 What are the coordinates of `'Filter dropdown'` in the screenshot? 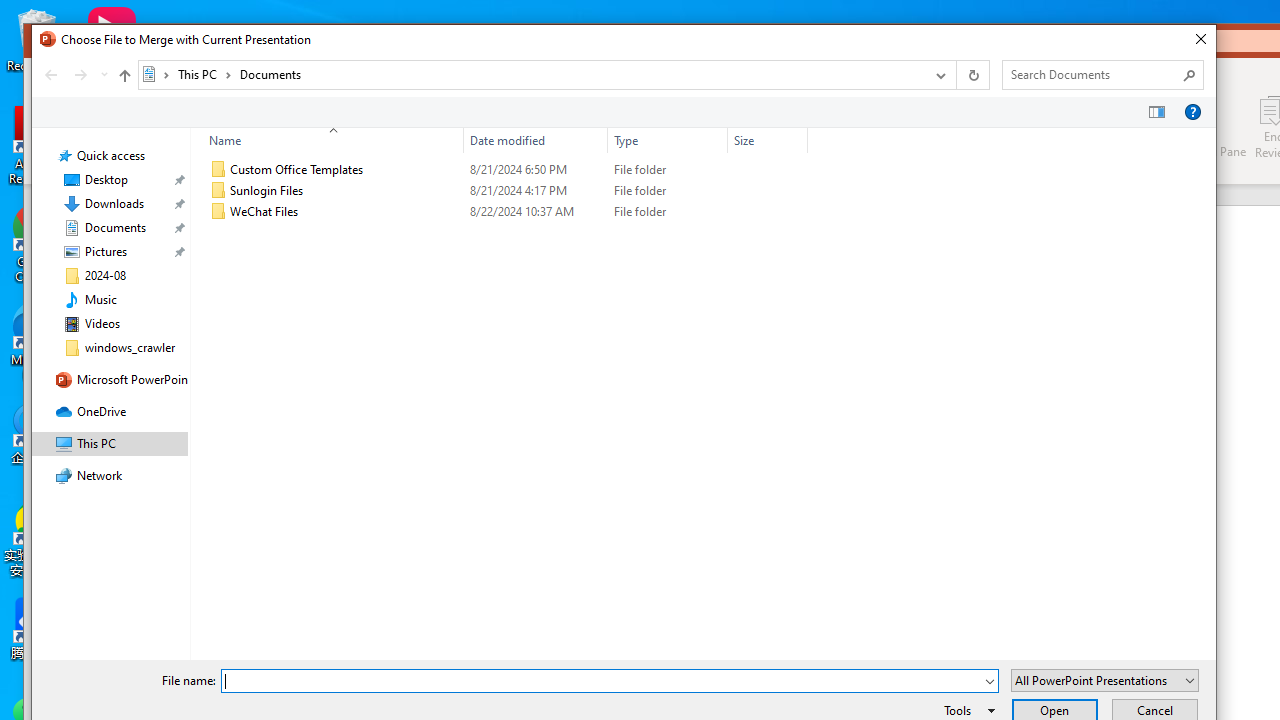 It's located at (798, 139).